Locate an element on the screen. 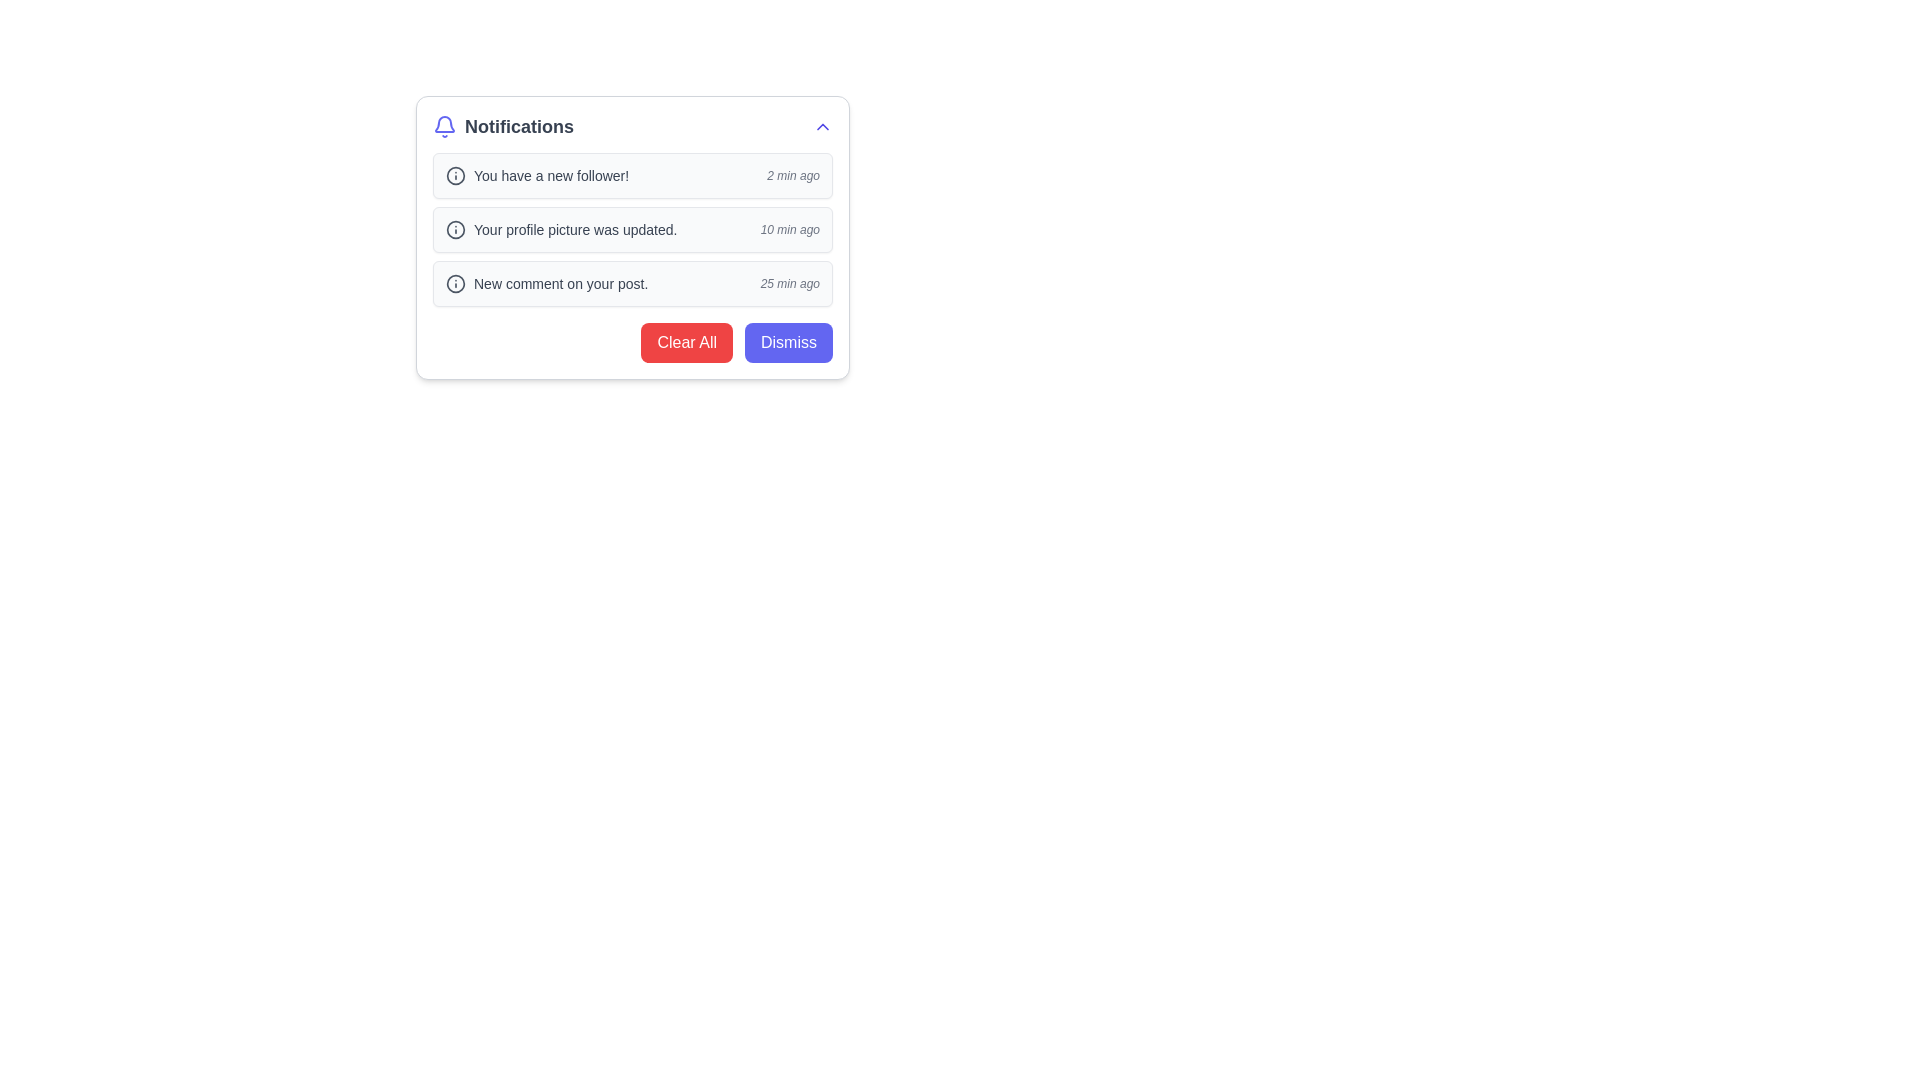 Image resolution: width=1920 pixels, height=1080 pixels. the text element reading 'Your profile picture was updated.' which is part of the second notification in the notification component is located at coordinates (560, 229).